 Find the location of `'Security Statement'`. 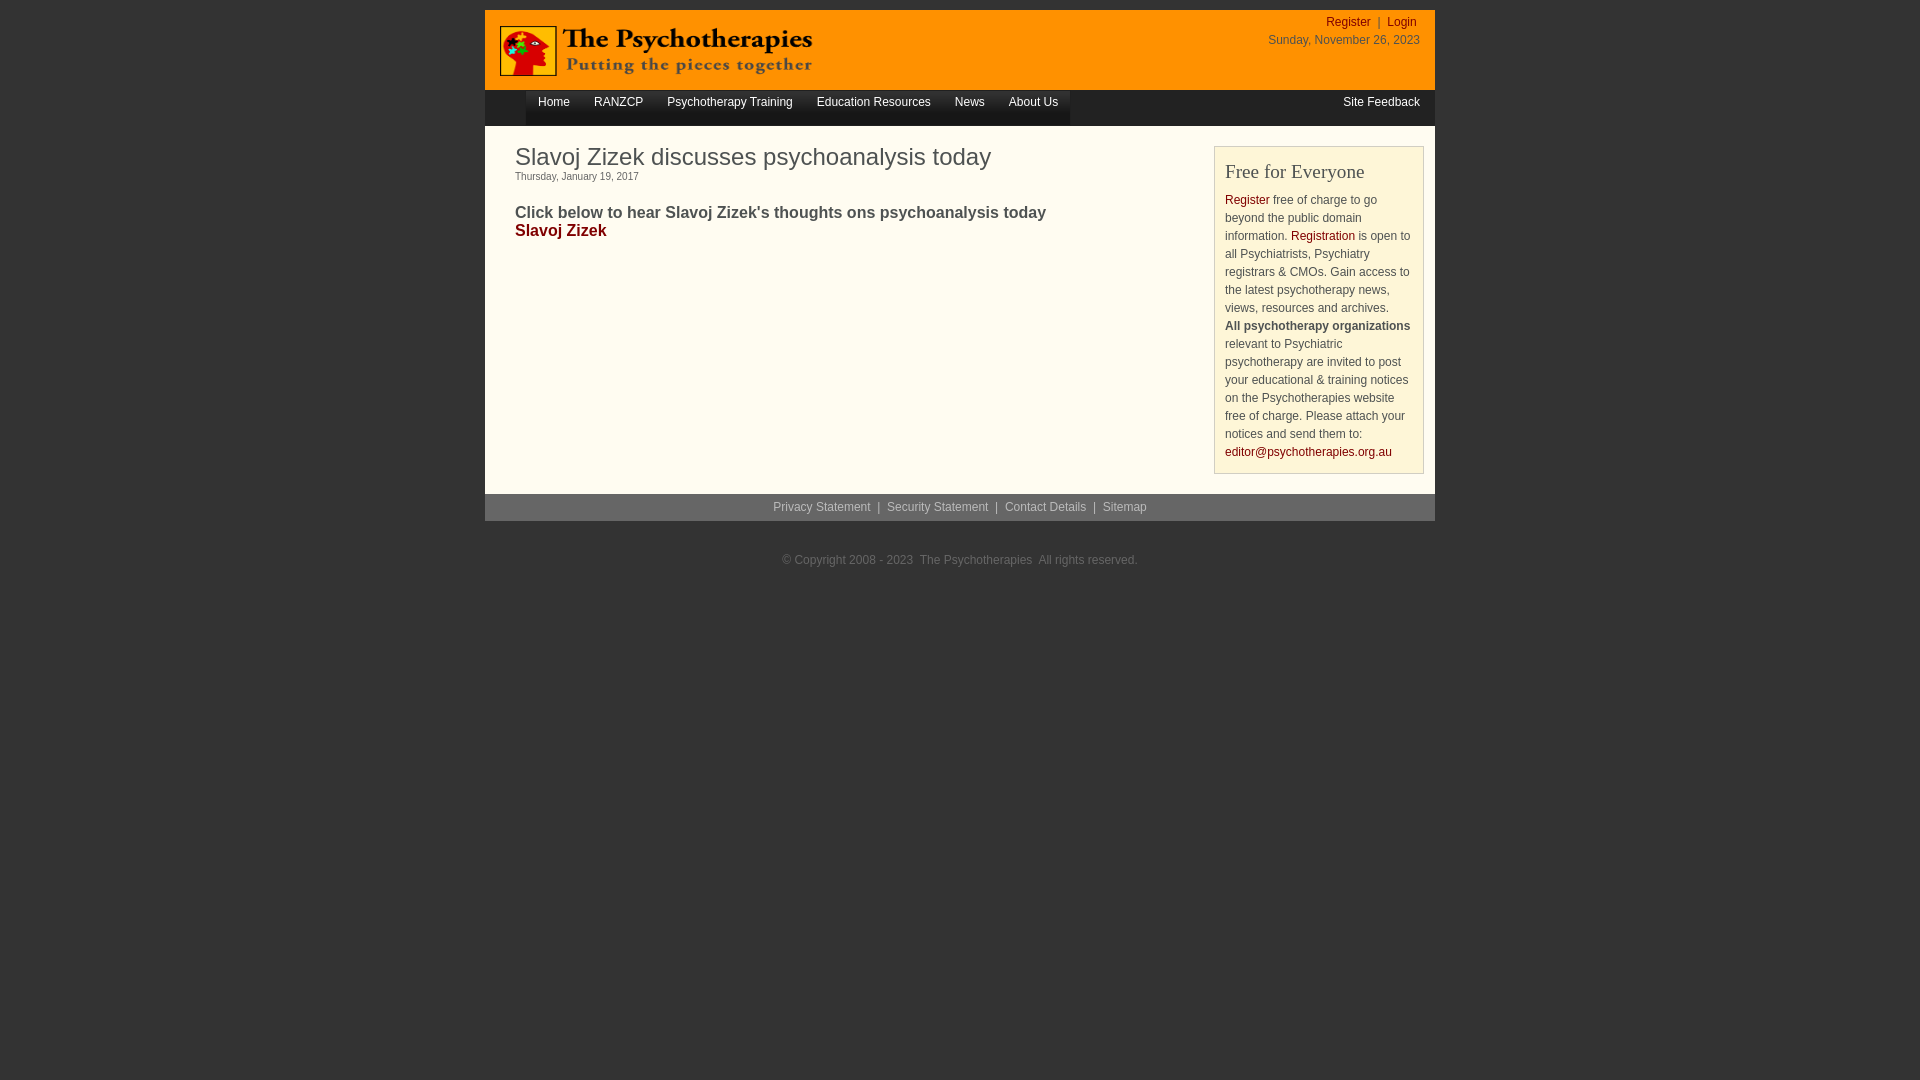

'Security Statement' is located at coordinates (886, 505).